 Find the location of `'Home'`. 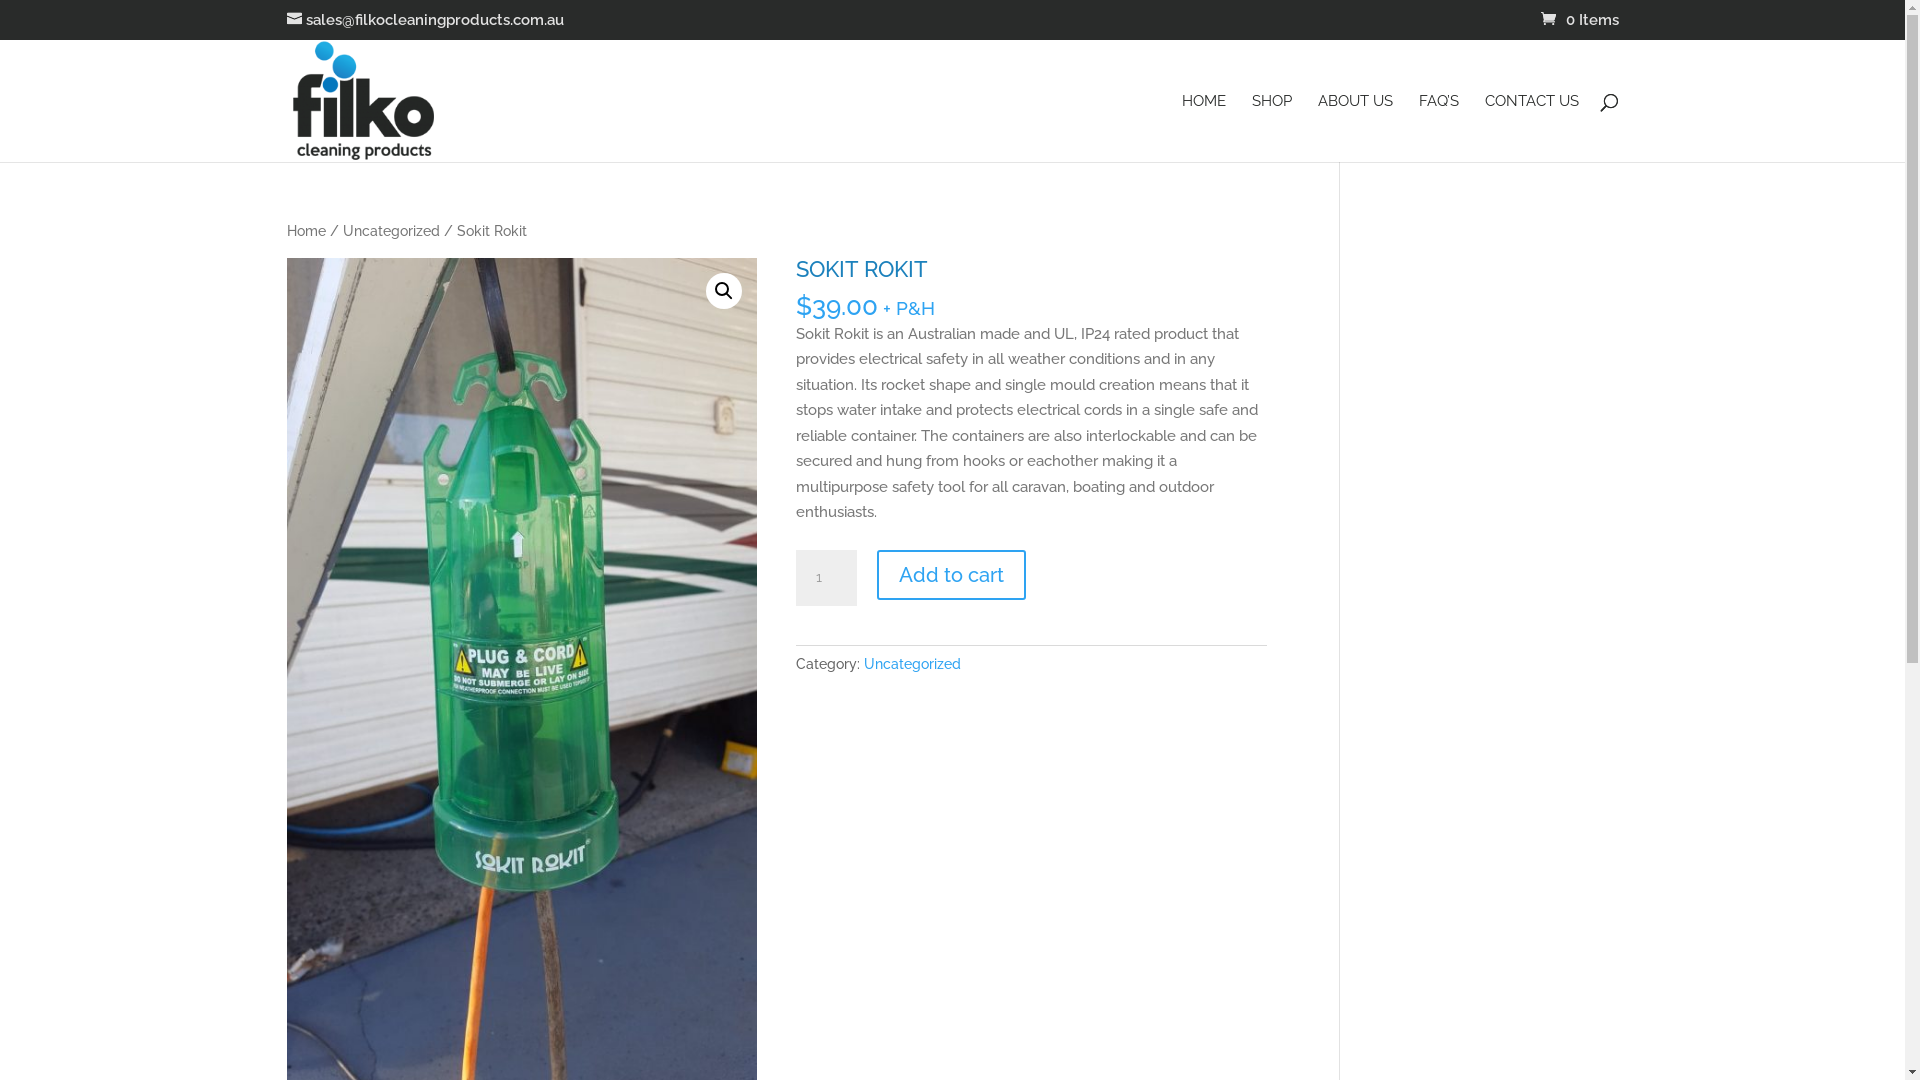

'Home' is located at coordinates (304, 230).